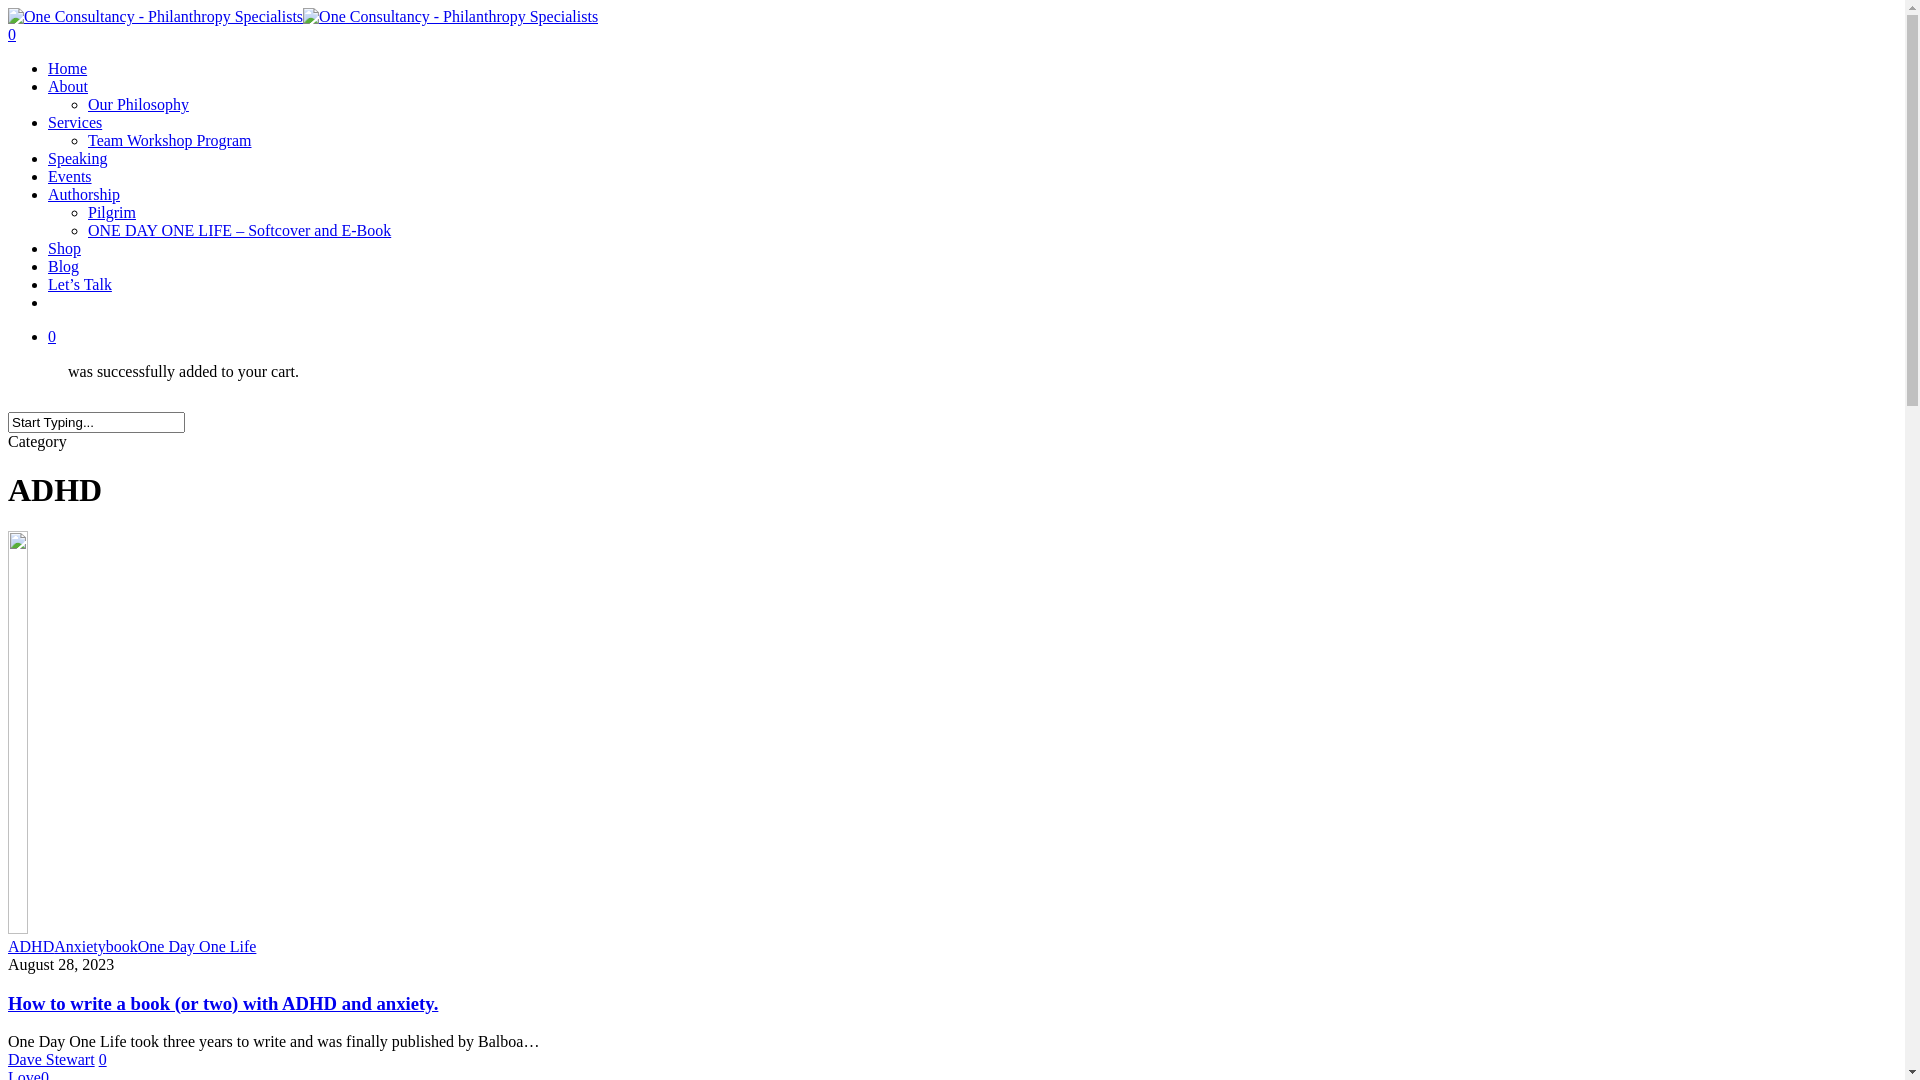 This screenshot has height=1080, width=1920. Describe the element at coordinates (80, 945) in the screenshot. I see `'Anxiety'` at that location.